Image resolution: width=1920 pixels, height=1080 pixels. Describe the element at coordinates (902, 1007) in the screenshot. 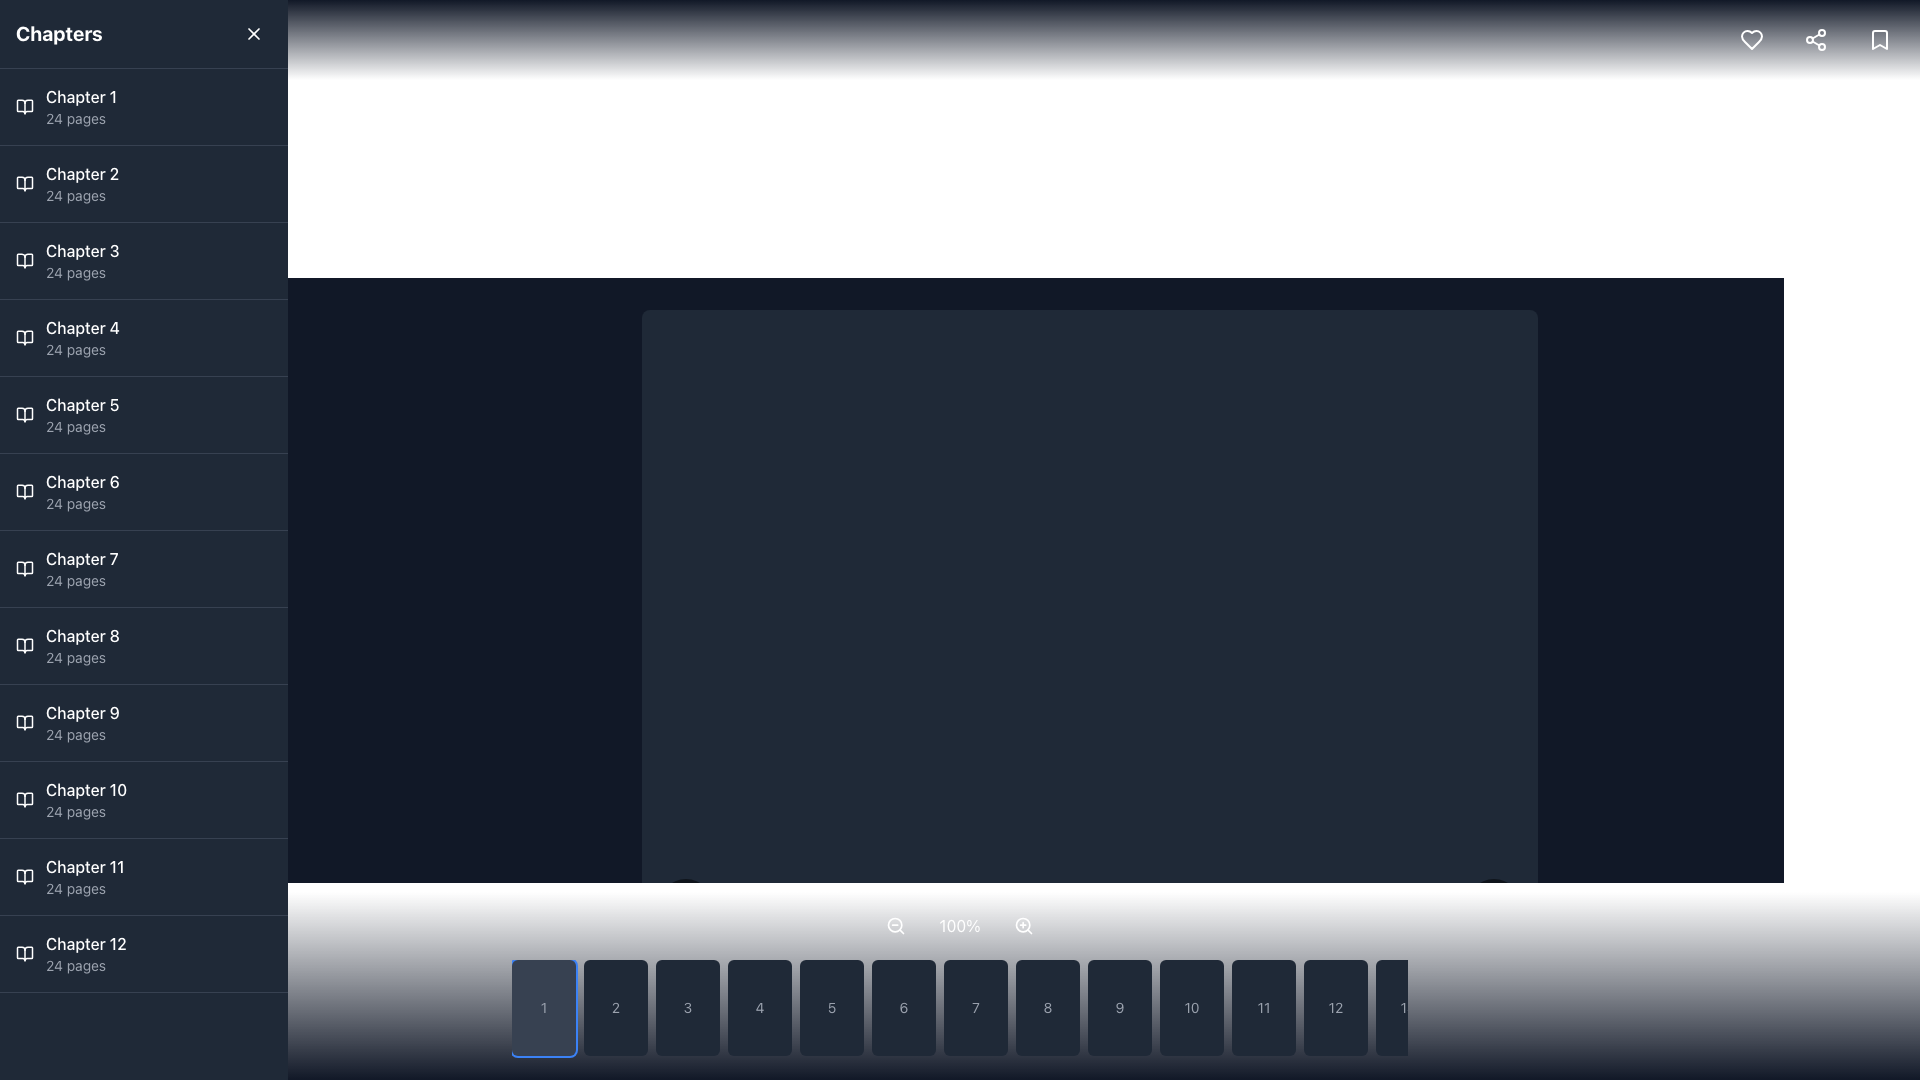

I see `the sixth button in the navigation bar located at the bottom of the interface` at that location.